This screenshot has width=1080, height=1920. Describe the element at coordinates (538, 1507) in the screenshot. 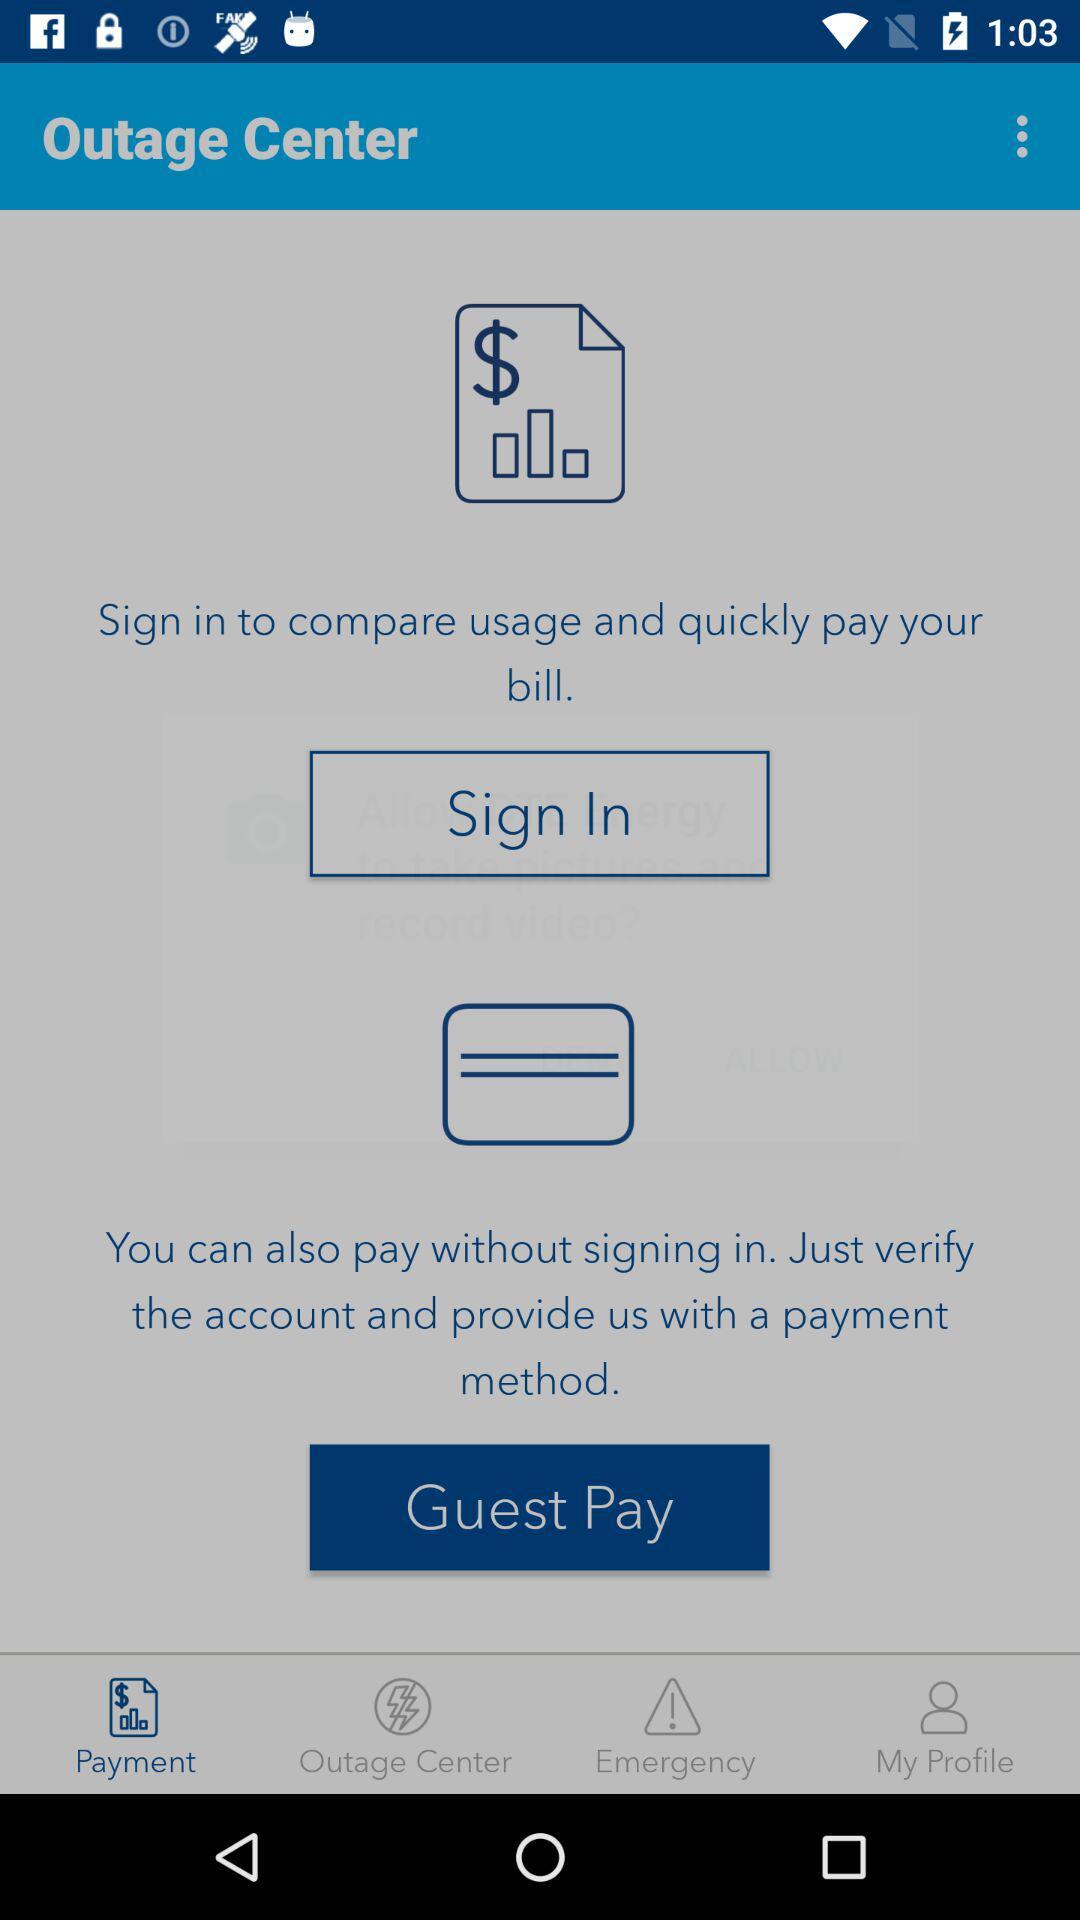

I see `the item below the you can also item` at that location.